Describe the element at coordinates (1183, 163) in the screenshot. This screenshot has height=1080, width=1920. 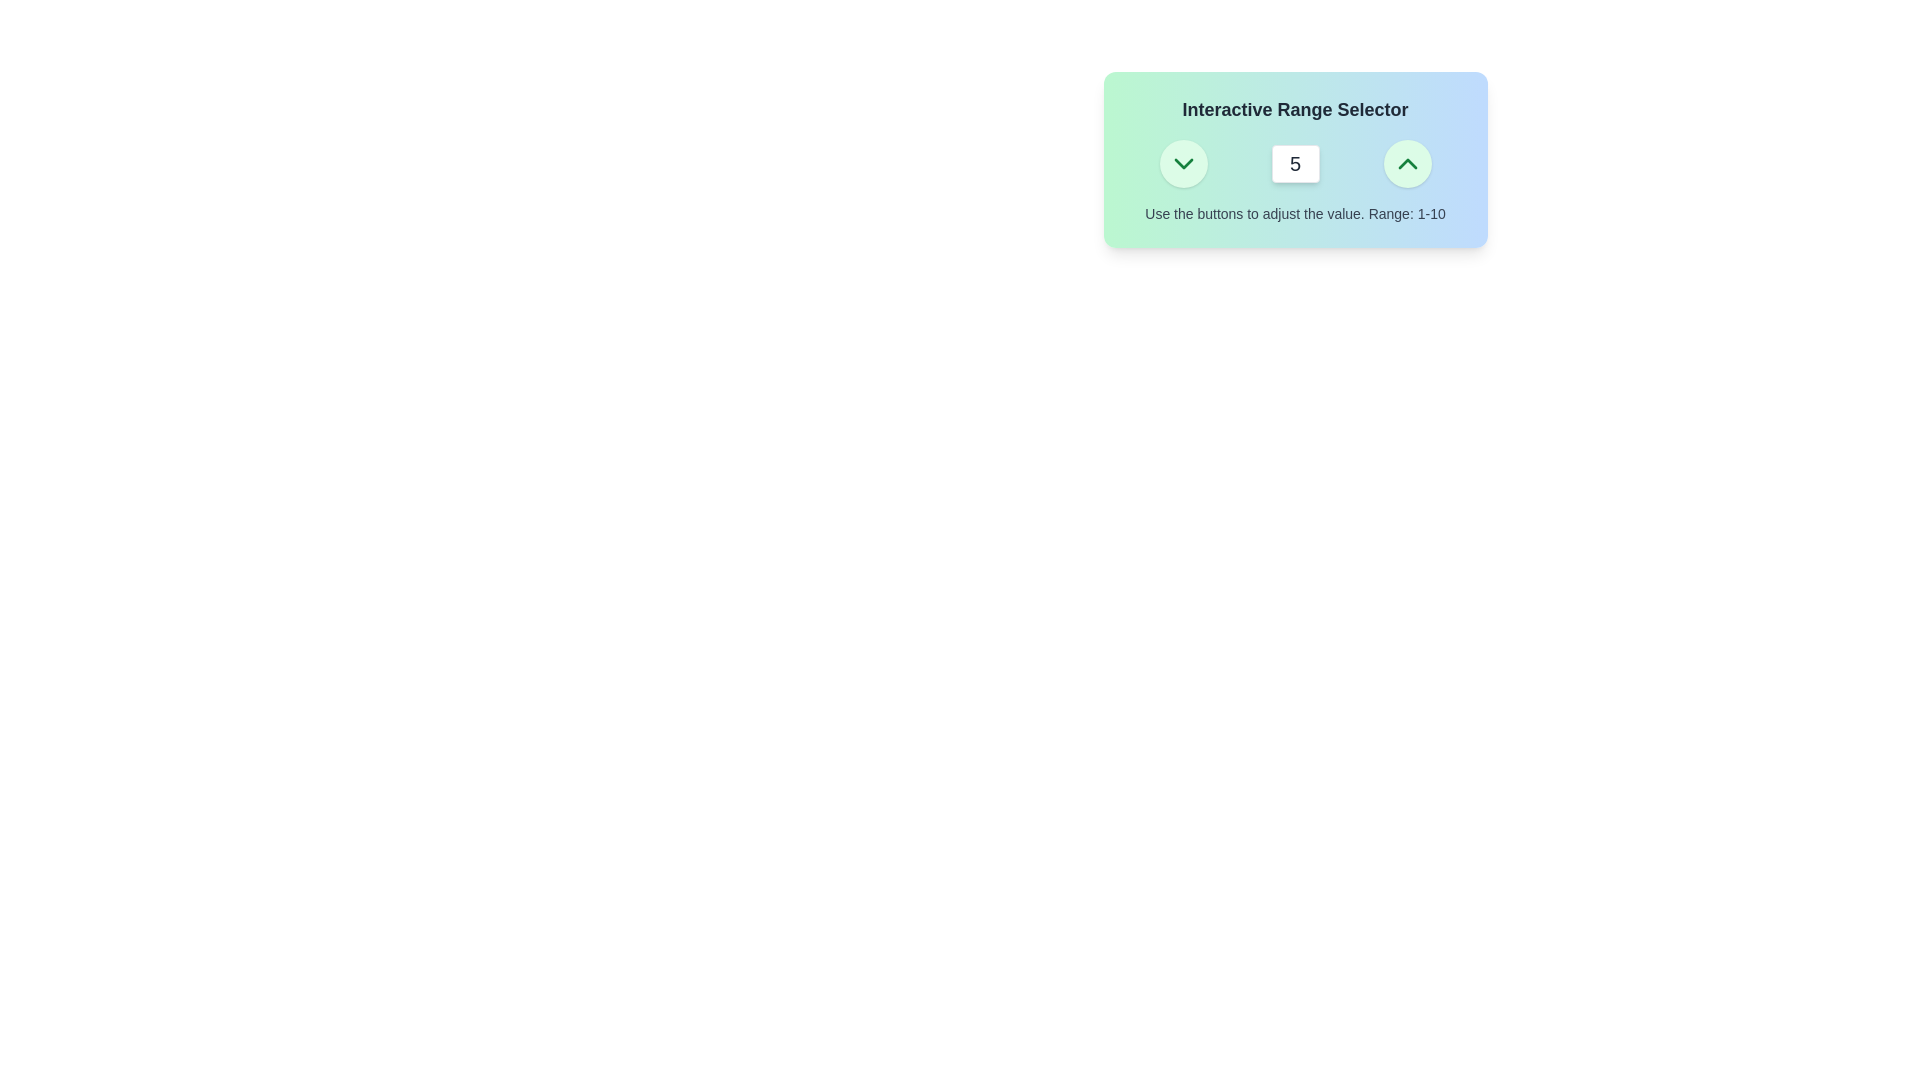
I see `the downward-pointing chevron icon with a green outline, located within a circular button, to decrease the range value` at that location.